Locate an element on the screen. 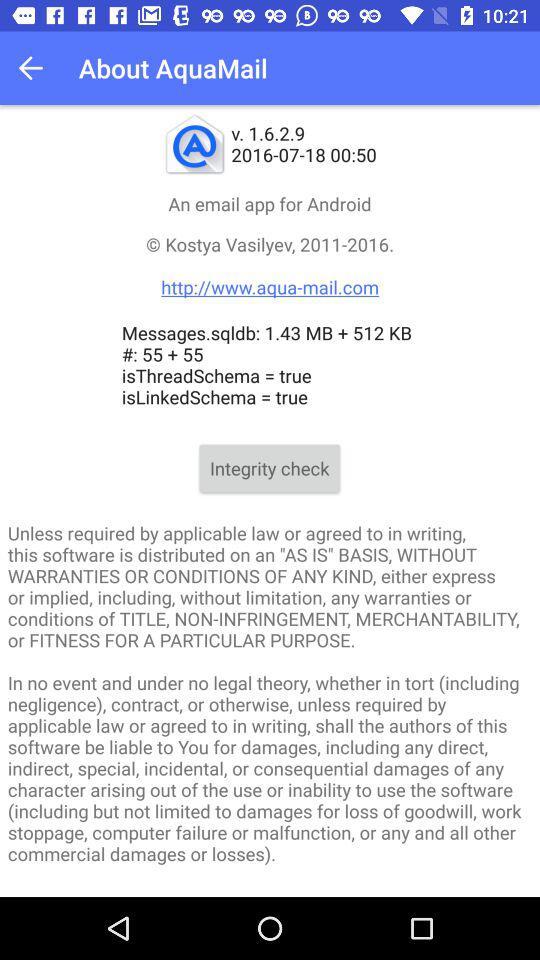 This screenshot has width=540, height=960. kostya vasilyev 2011 app is located at coordinates (270, 264).